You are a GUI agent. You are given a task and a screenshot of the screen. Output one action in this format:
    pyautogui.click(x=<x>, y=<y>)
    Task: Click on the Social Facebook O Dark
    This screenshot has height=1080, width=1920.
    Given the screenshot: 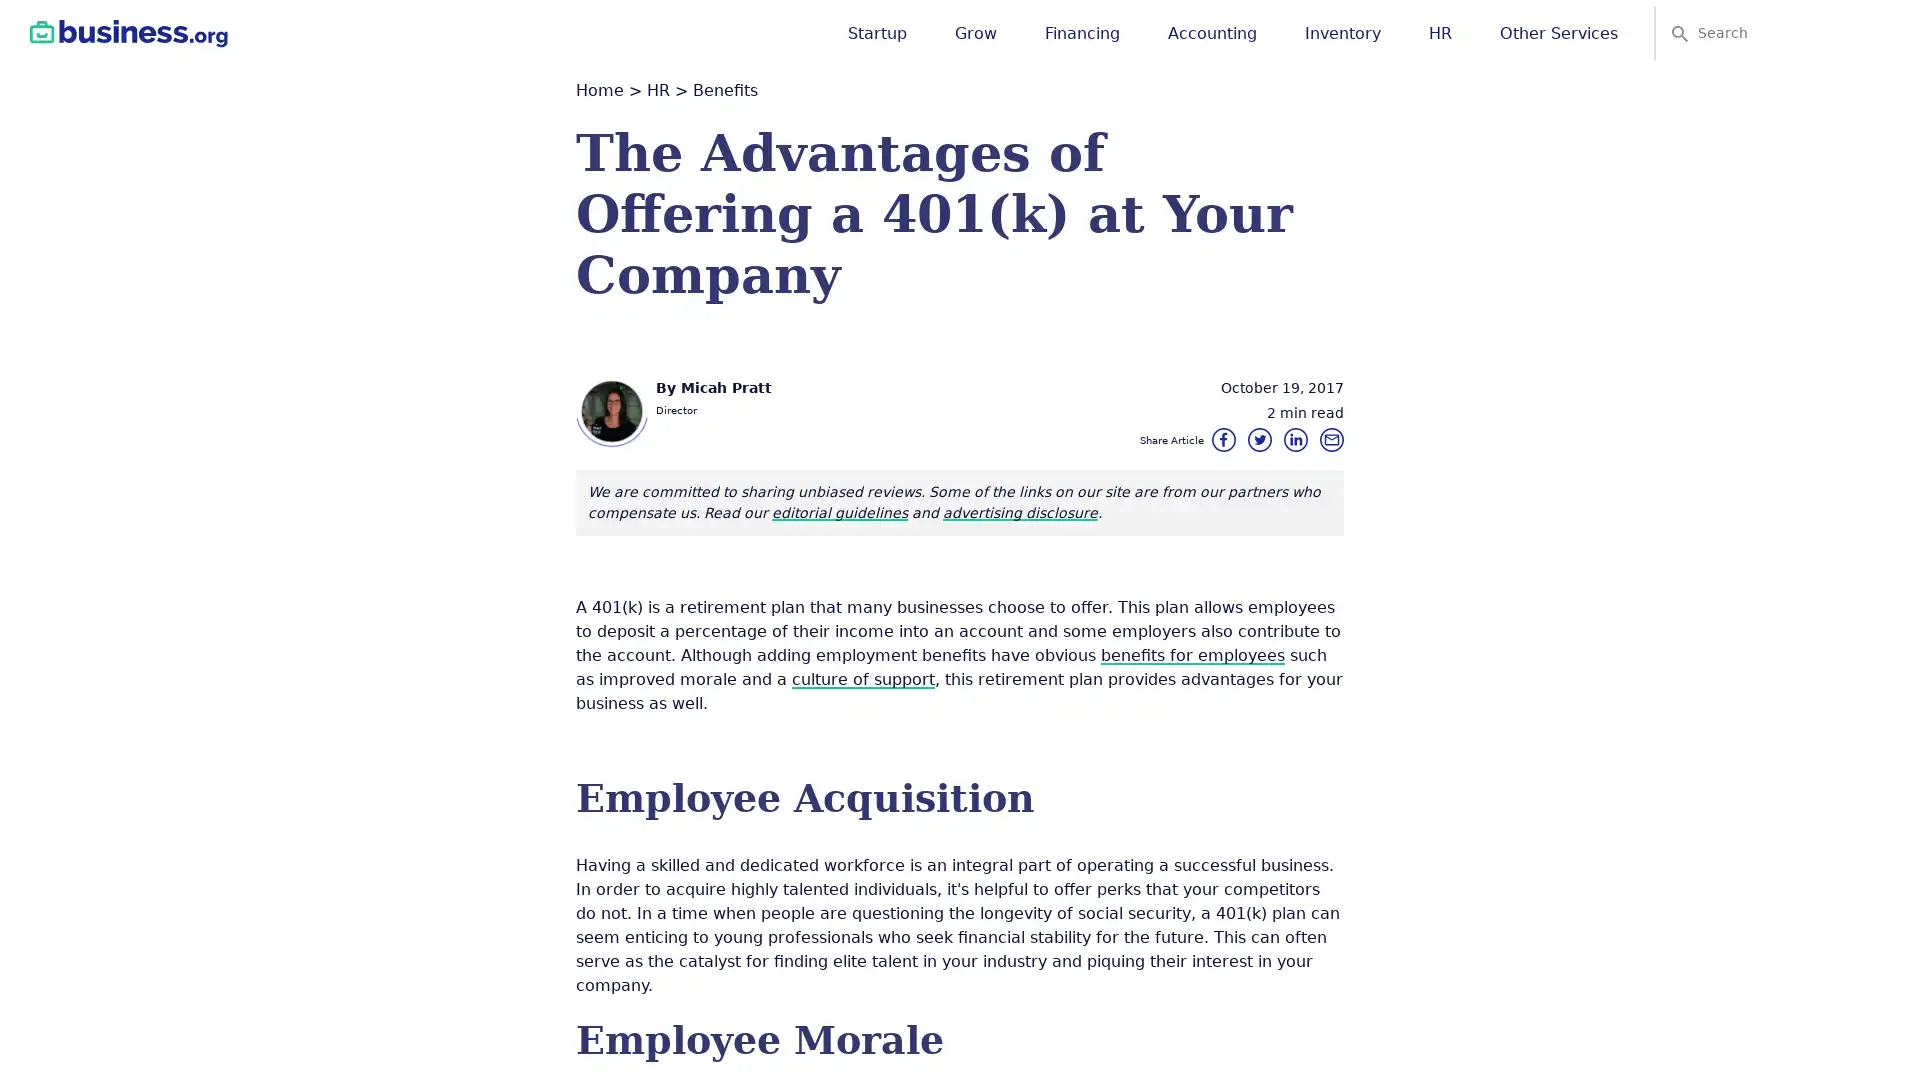 What is the action you would take?
    pyautogui.click(x=1223, y=438)
    